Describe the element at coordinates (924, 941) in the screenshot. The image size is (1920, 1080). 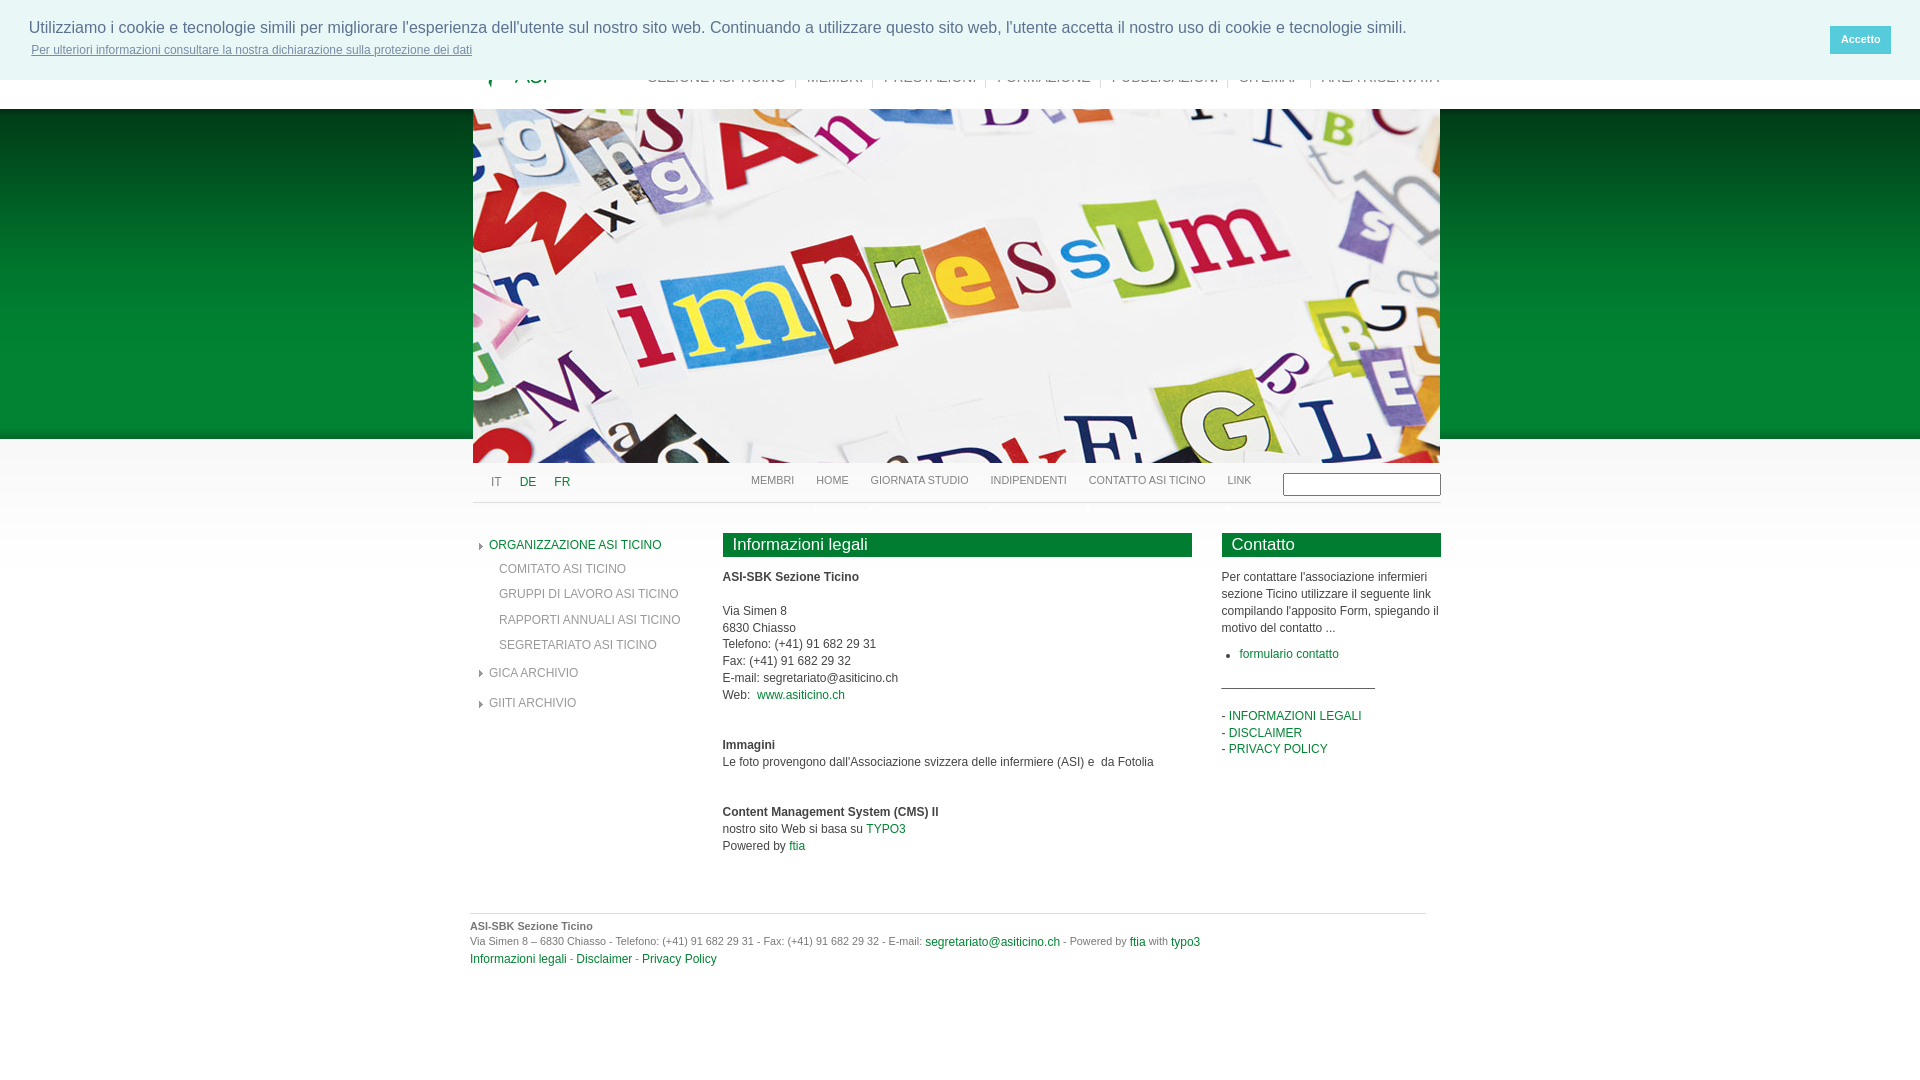
I see `'segretariato@asiticino.ch'` at that location.